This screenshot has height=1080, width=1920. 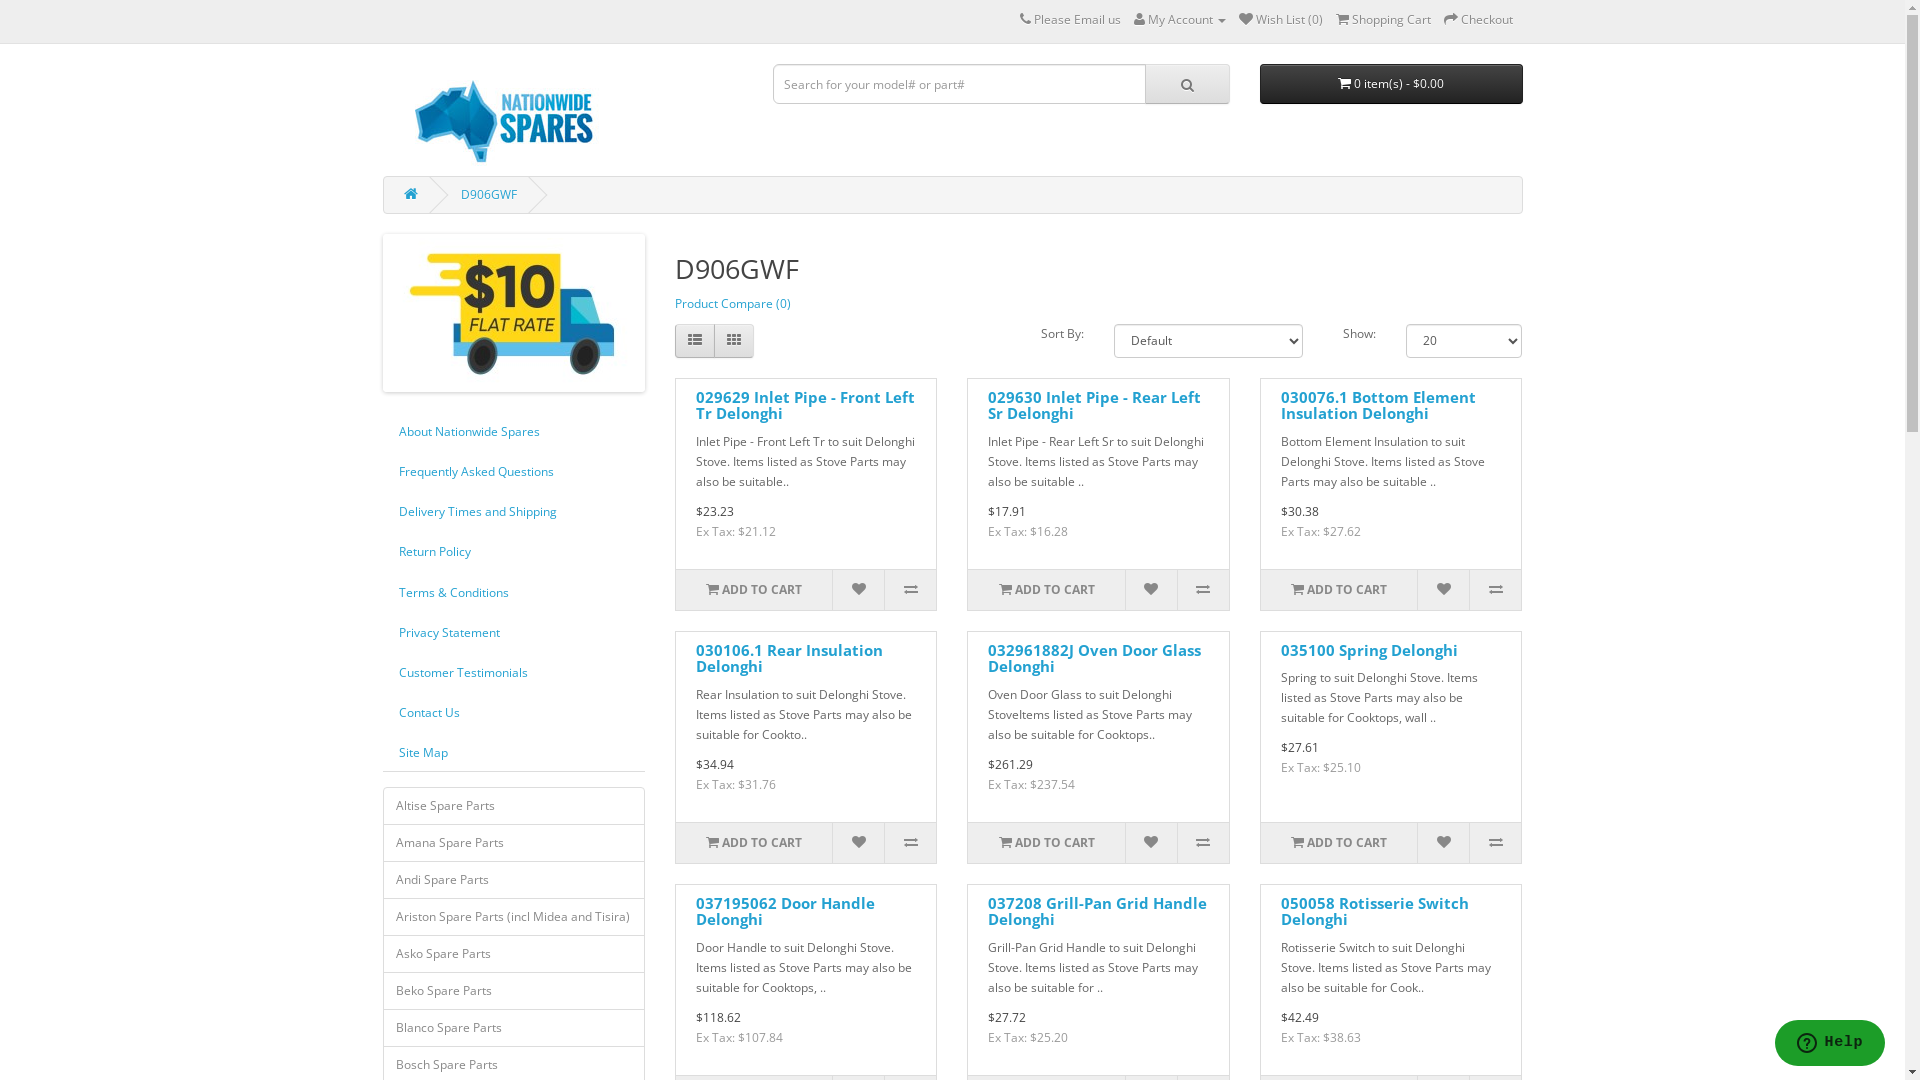 What do you see at coordinates (696, 405) in the screenshot?
I see `'029629 Inlet Pipe - Front Left Tr Delonghi'` at bounding box center [696, 405].